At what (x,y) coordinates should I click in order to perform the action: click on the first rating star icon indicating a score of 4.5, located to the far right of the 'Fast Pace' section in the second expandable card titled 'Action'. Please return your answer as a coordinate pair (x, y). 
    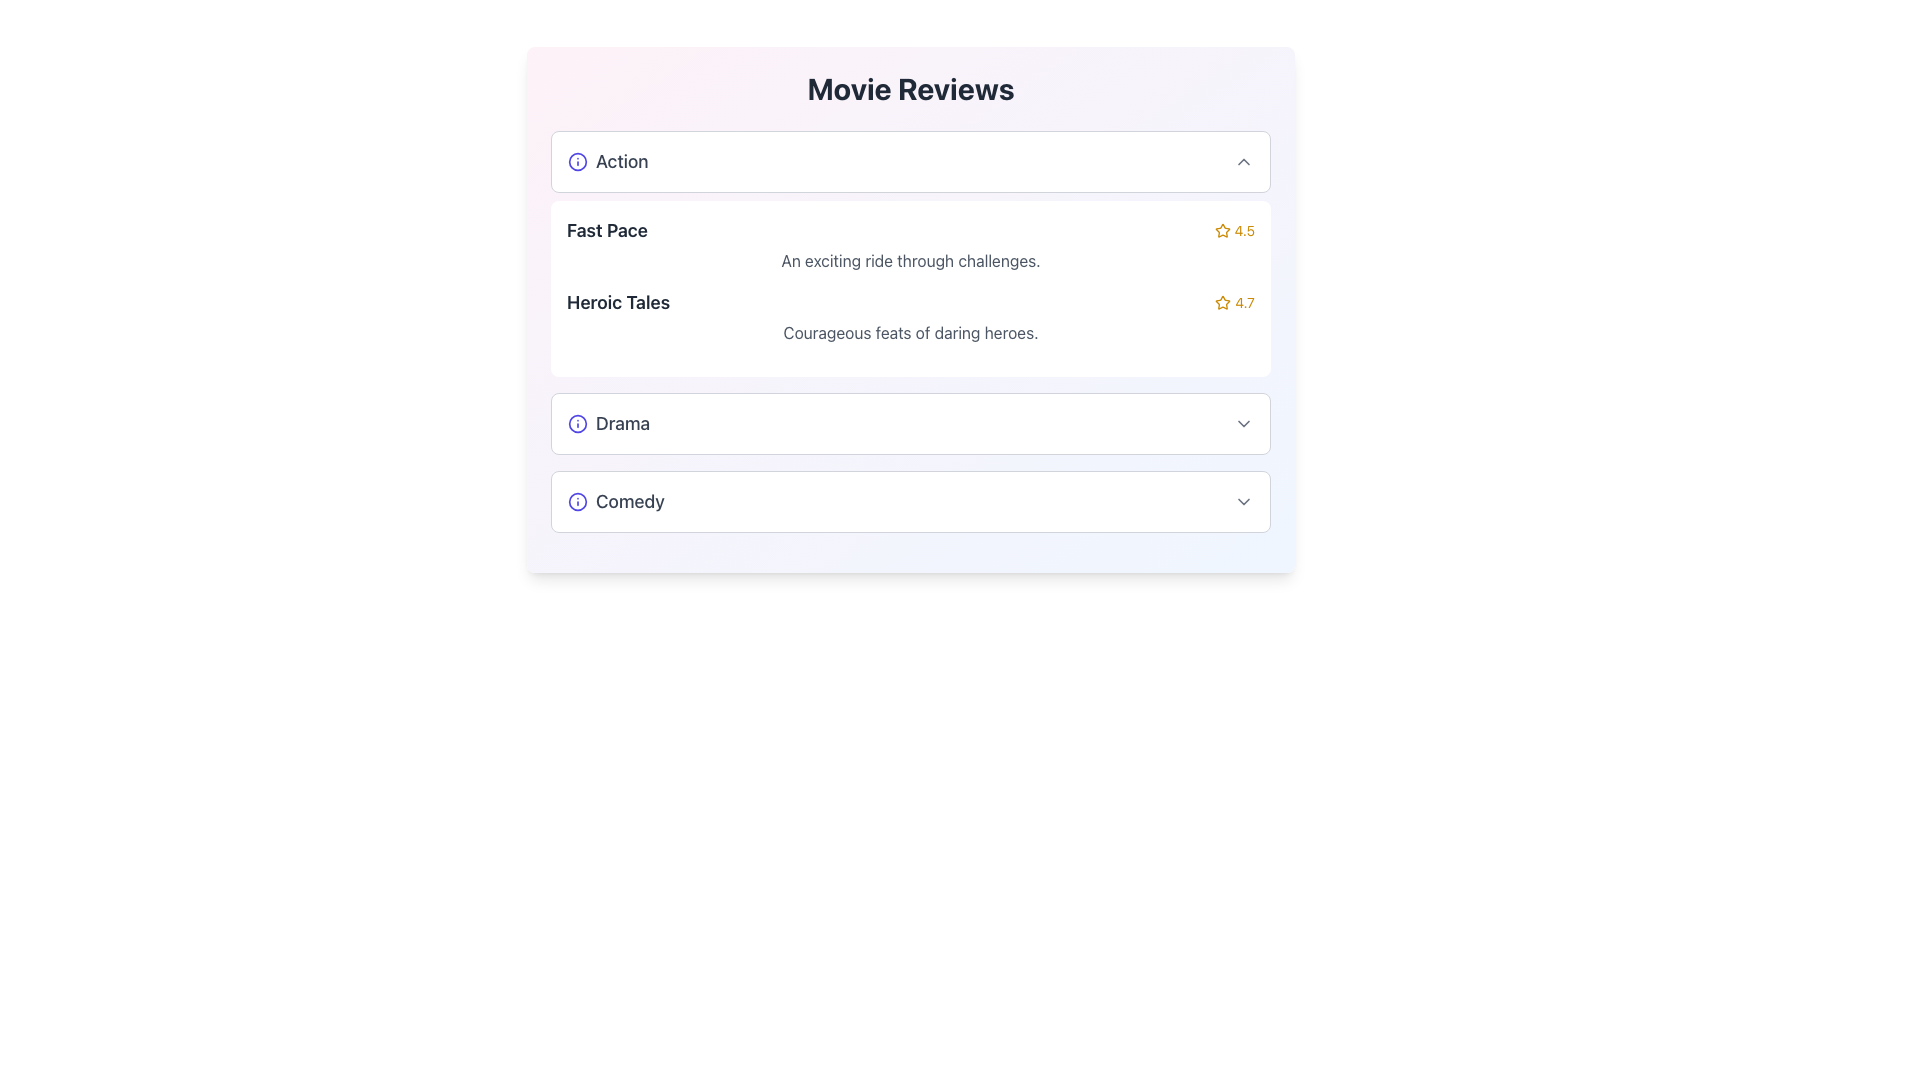
    Looking at the image, I should click on (1221, 230).